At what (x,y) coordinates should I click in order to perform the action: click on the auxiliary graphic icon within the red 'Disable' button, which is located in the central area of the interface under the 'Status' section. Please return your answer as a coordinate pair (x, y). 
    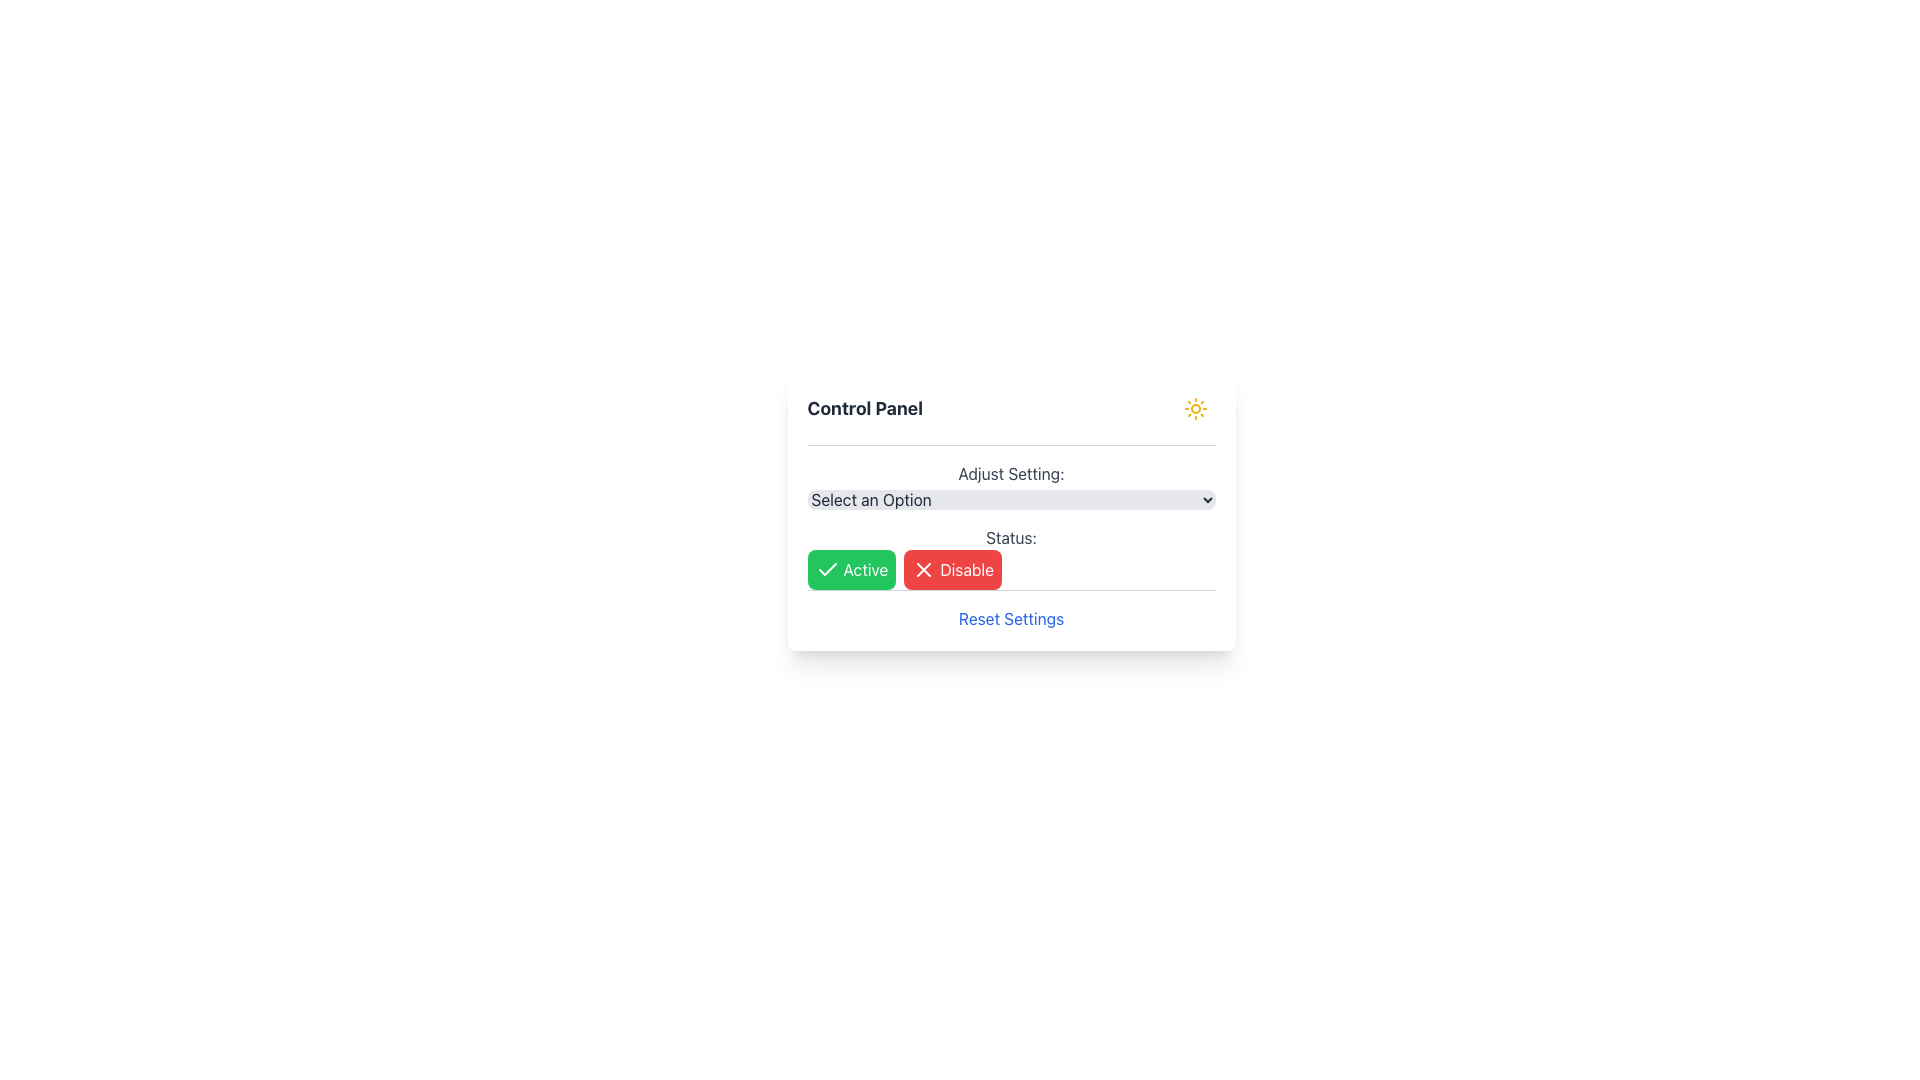
    Looking at the image, I should click on (923, 570).